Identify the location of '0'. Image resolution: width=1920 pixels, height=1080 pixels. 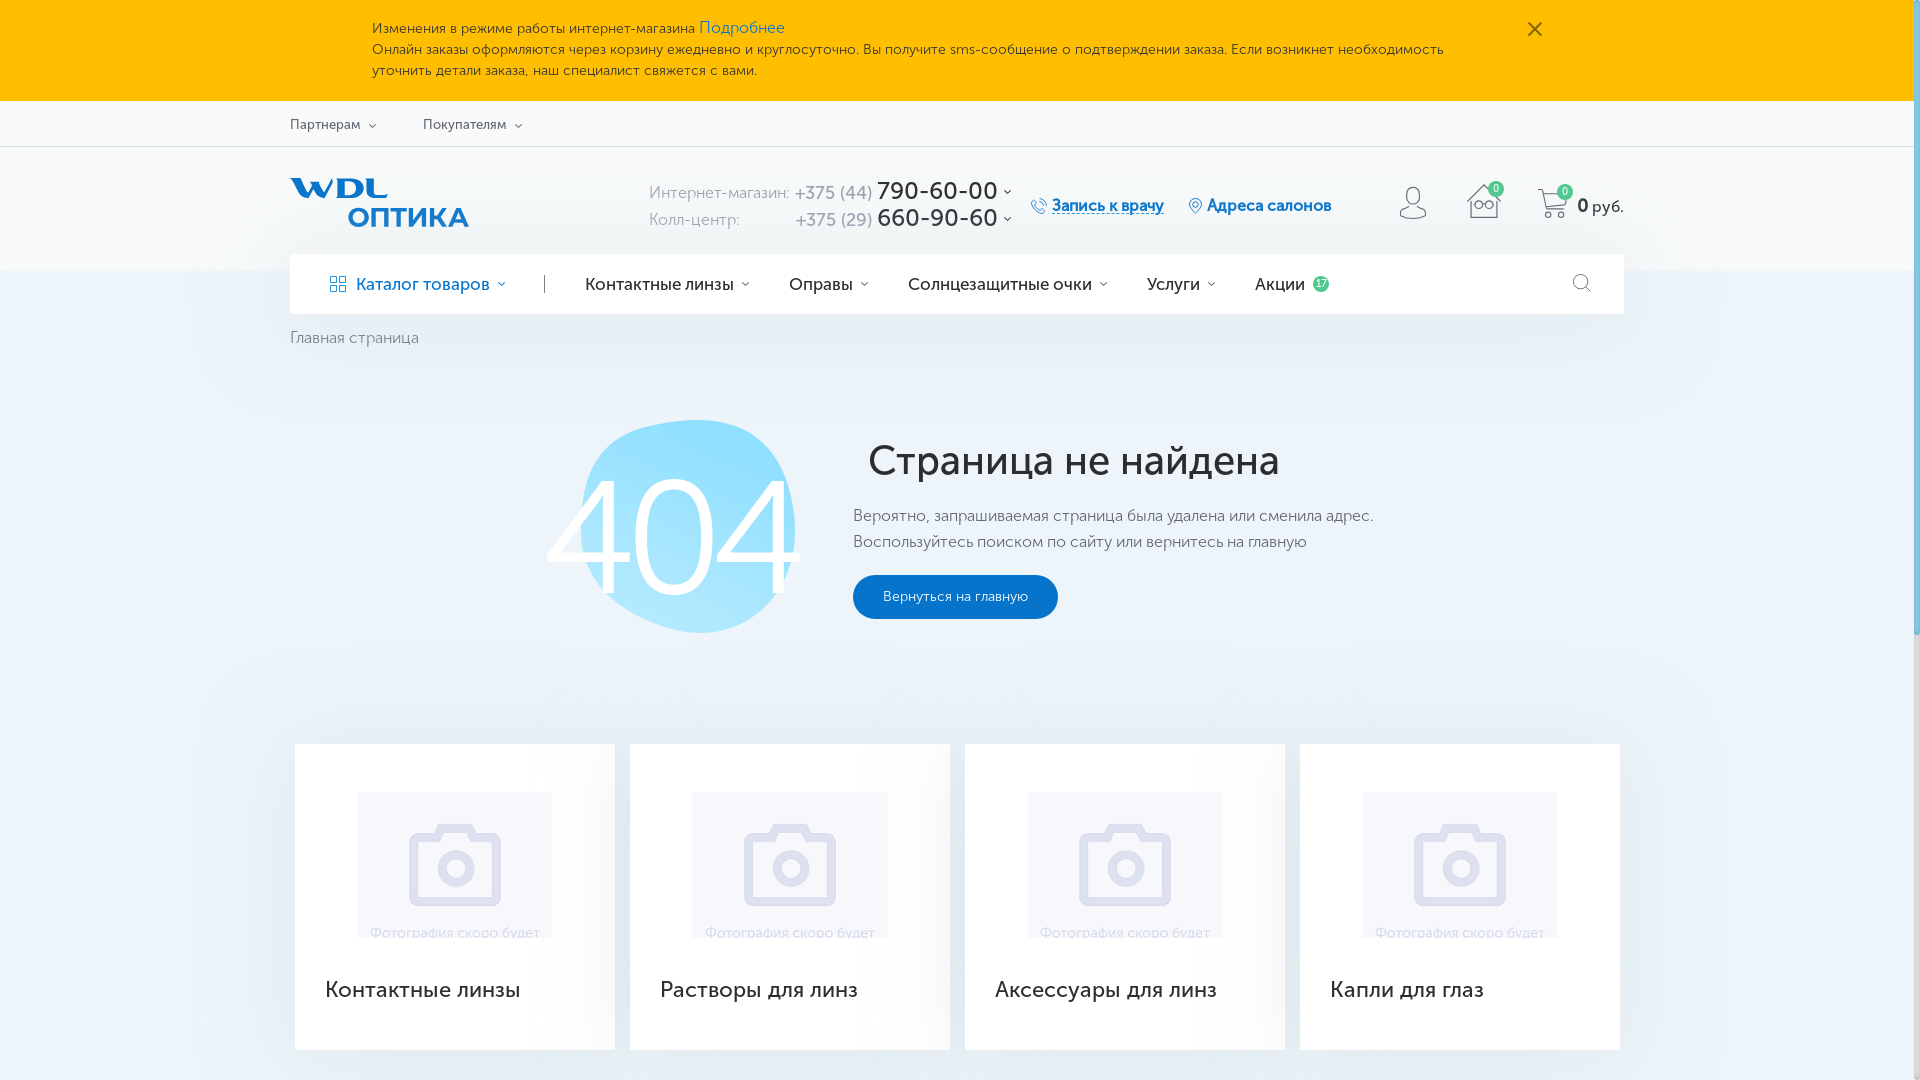
(1467, 211).